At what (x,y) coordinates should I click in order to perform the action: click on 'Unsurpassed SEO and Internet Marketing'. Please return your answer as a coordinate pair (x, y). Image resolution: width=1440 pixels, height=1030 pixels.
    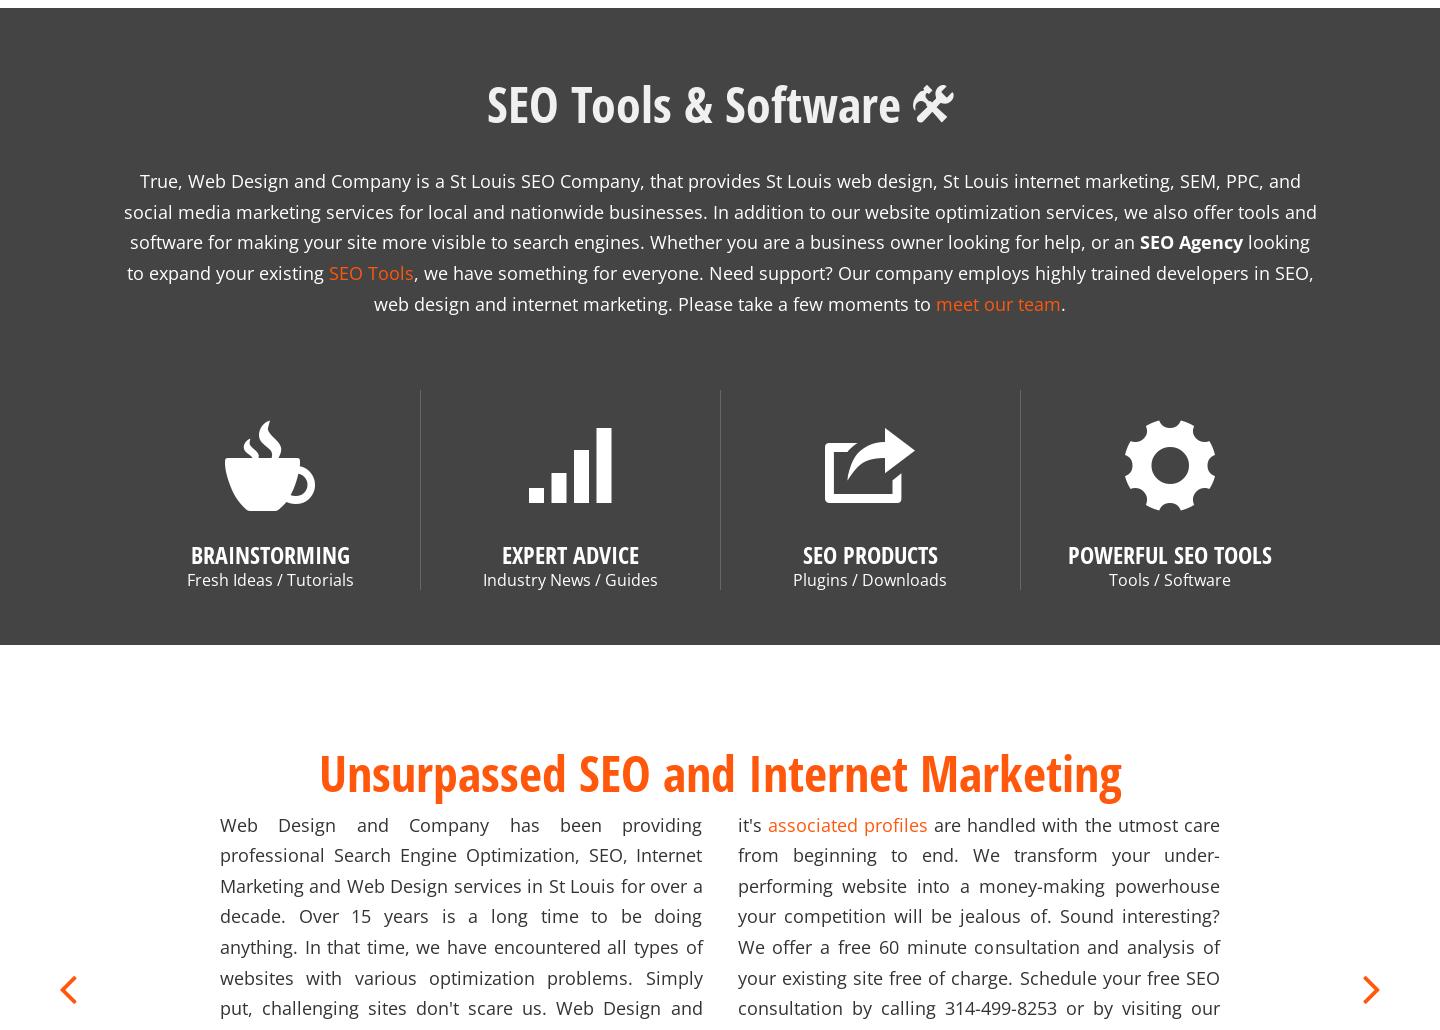
    Looking at the image, I should click on (719, 747).